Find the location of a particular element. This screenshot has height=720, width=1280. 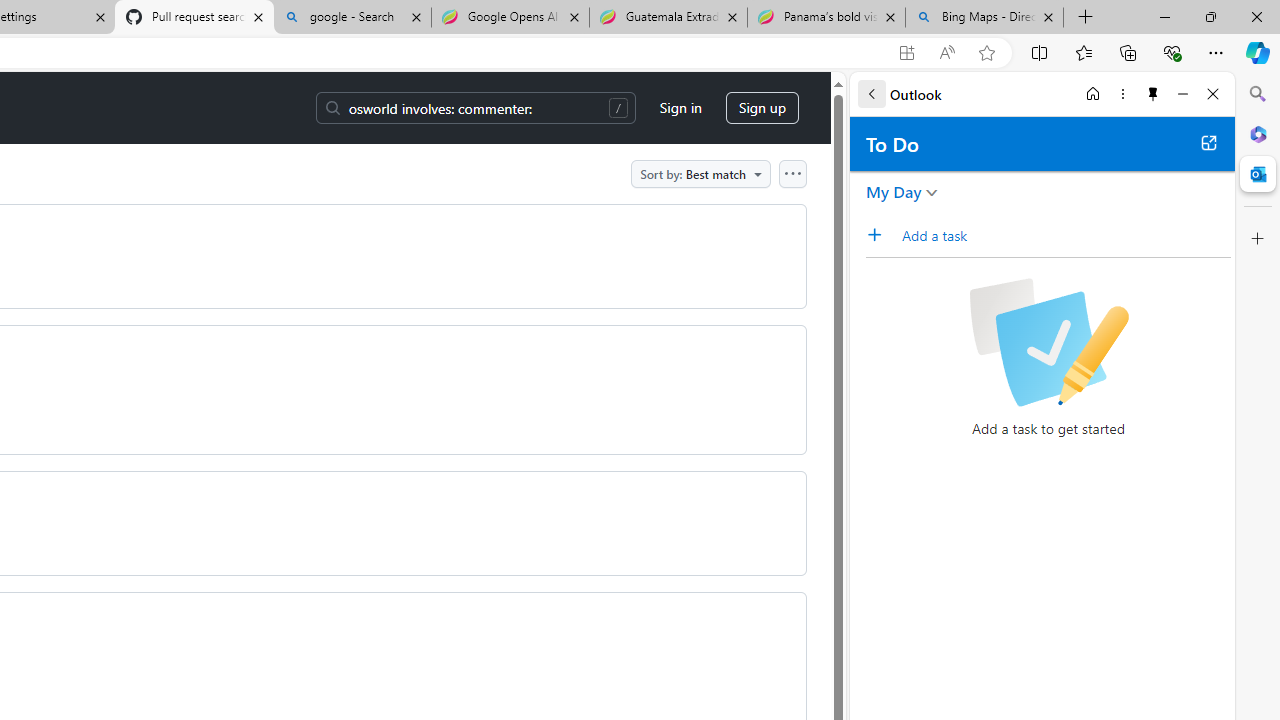

'Checkbox with a pencil' is located at coordinates (1047, 342).